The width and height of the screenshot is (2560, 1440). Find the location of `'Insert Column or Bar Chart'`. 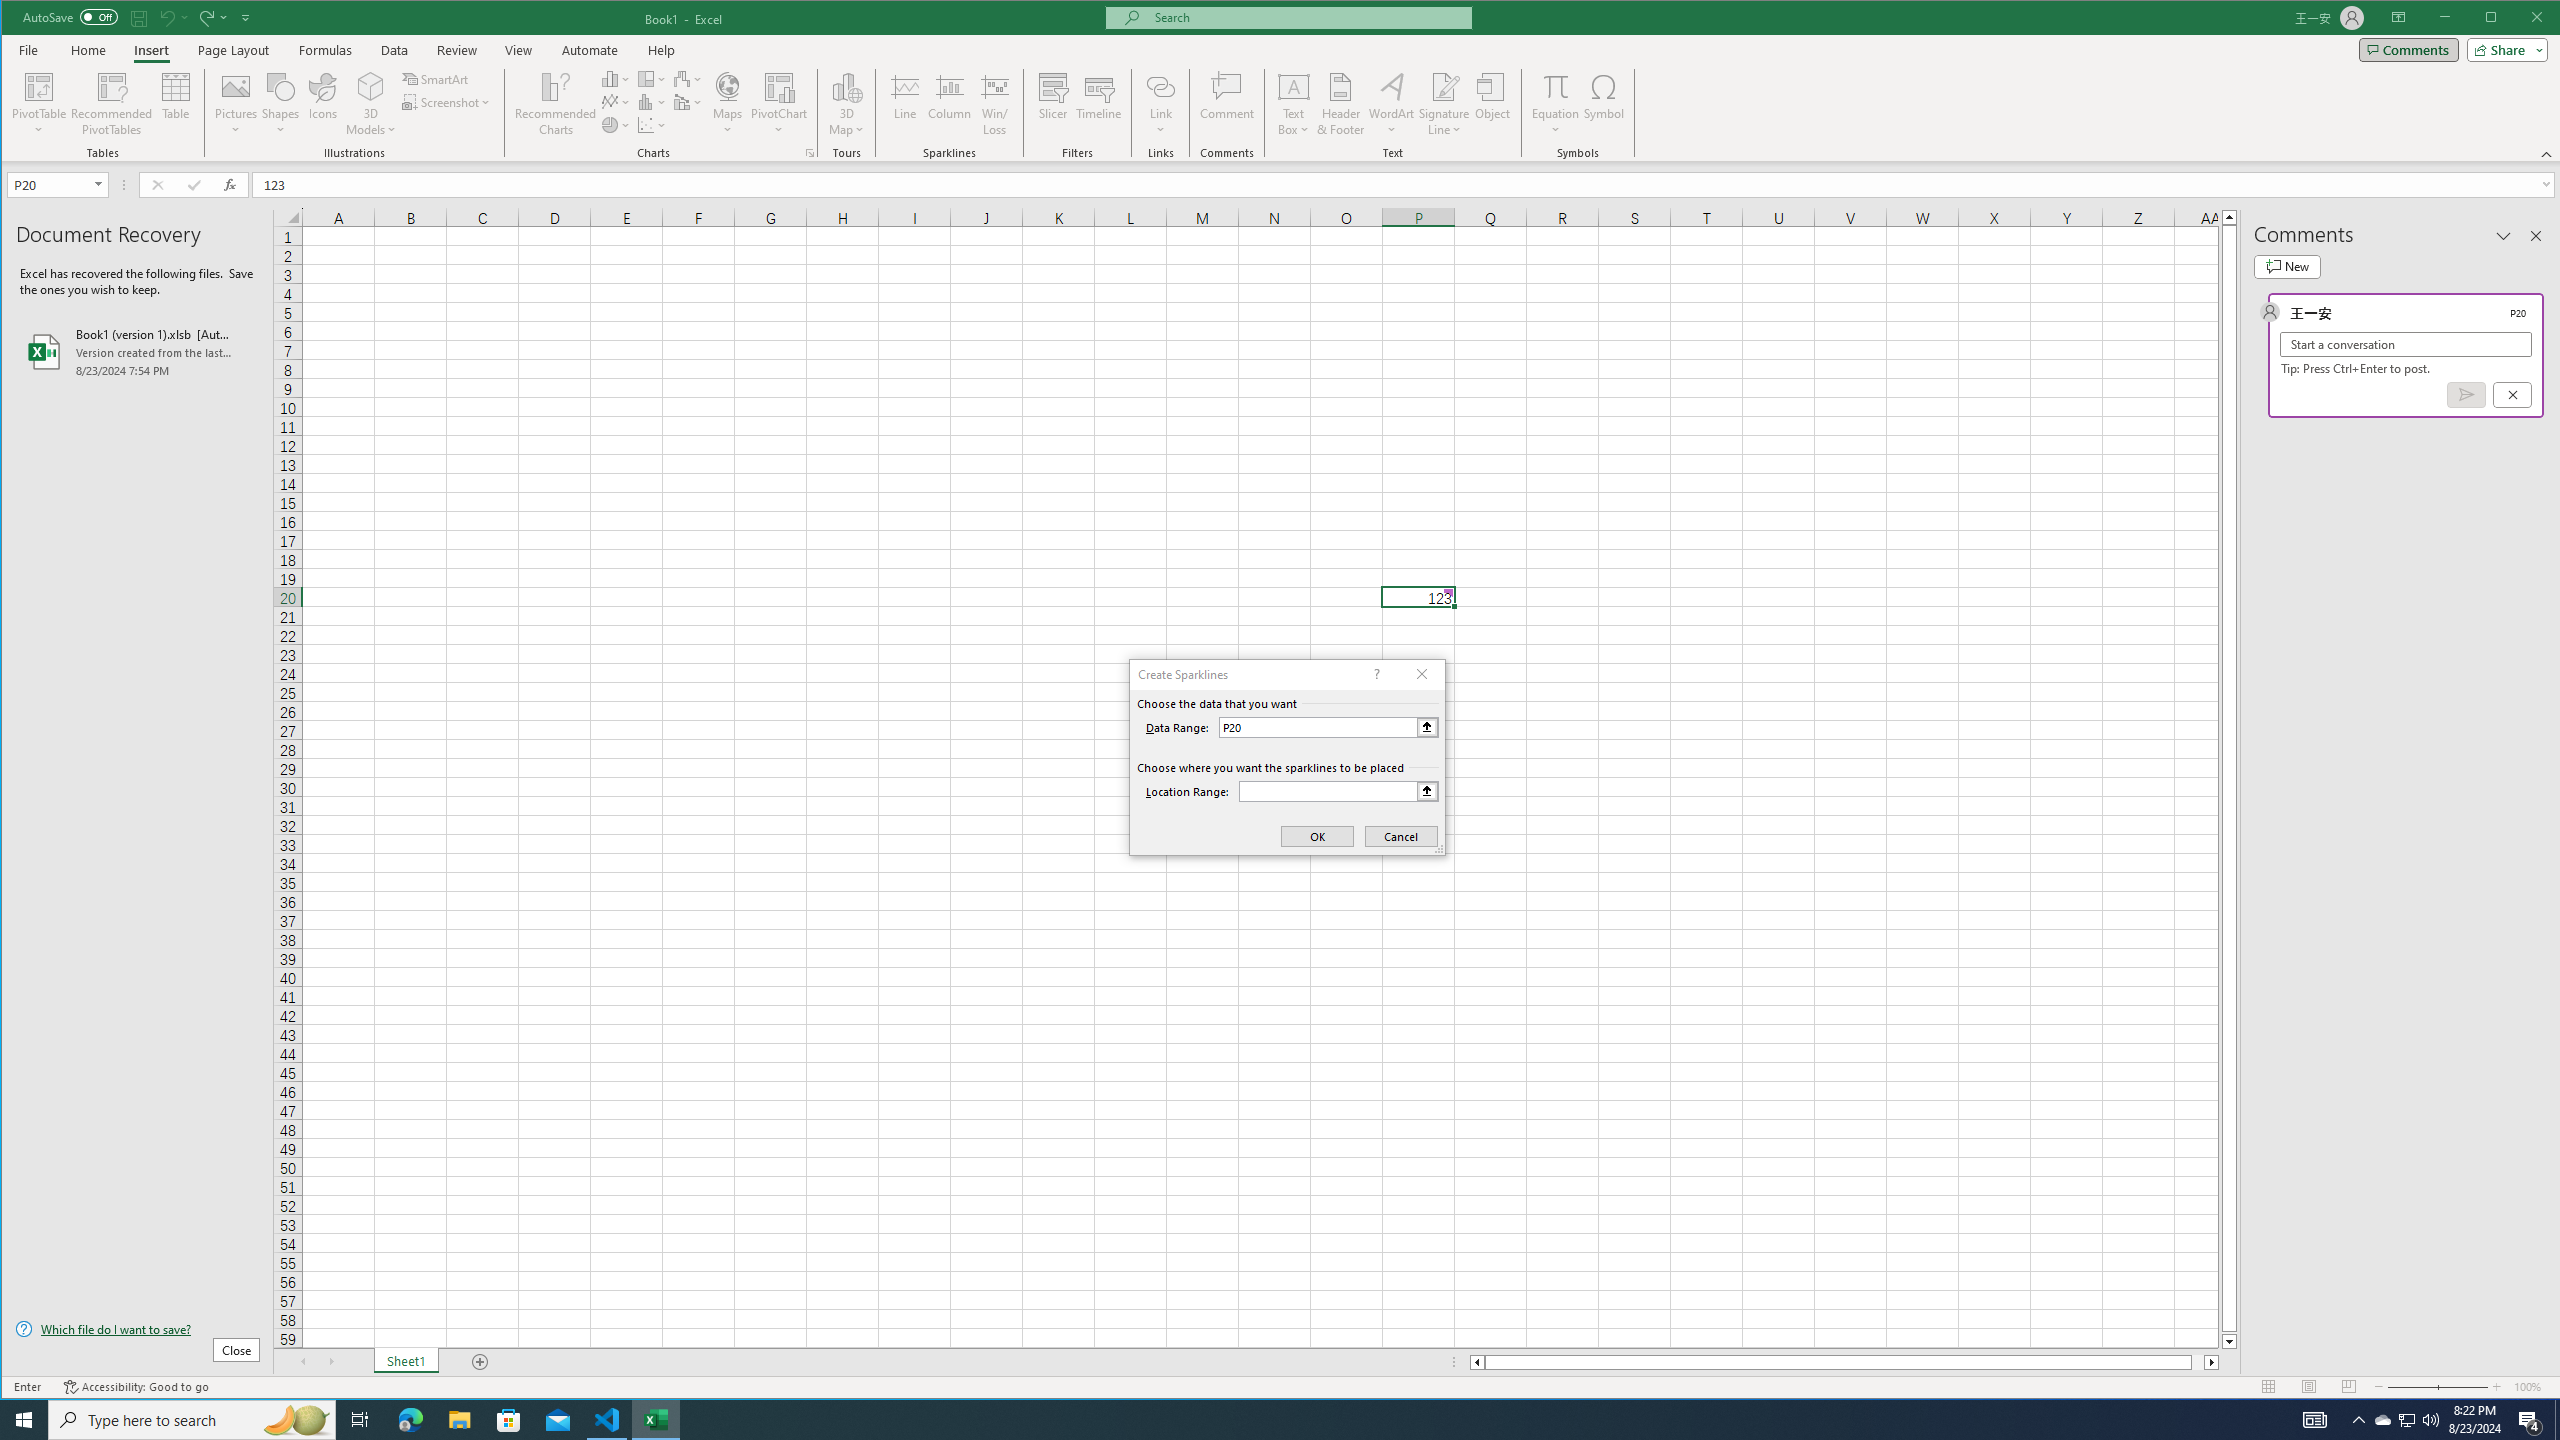

'Insert Column or Bar Chart' is located at coordinates (615, 78).